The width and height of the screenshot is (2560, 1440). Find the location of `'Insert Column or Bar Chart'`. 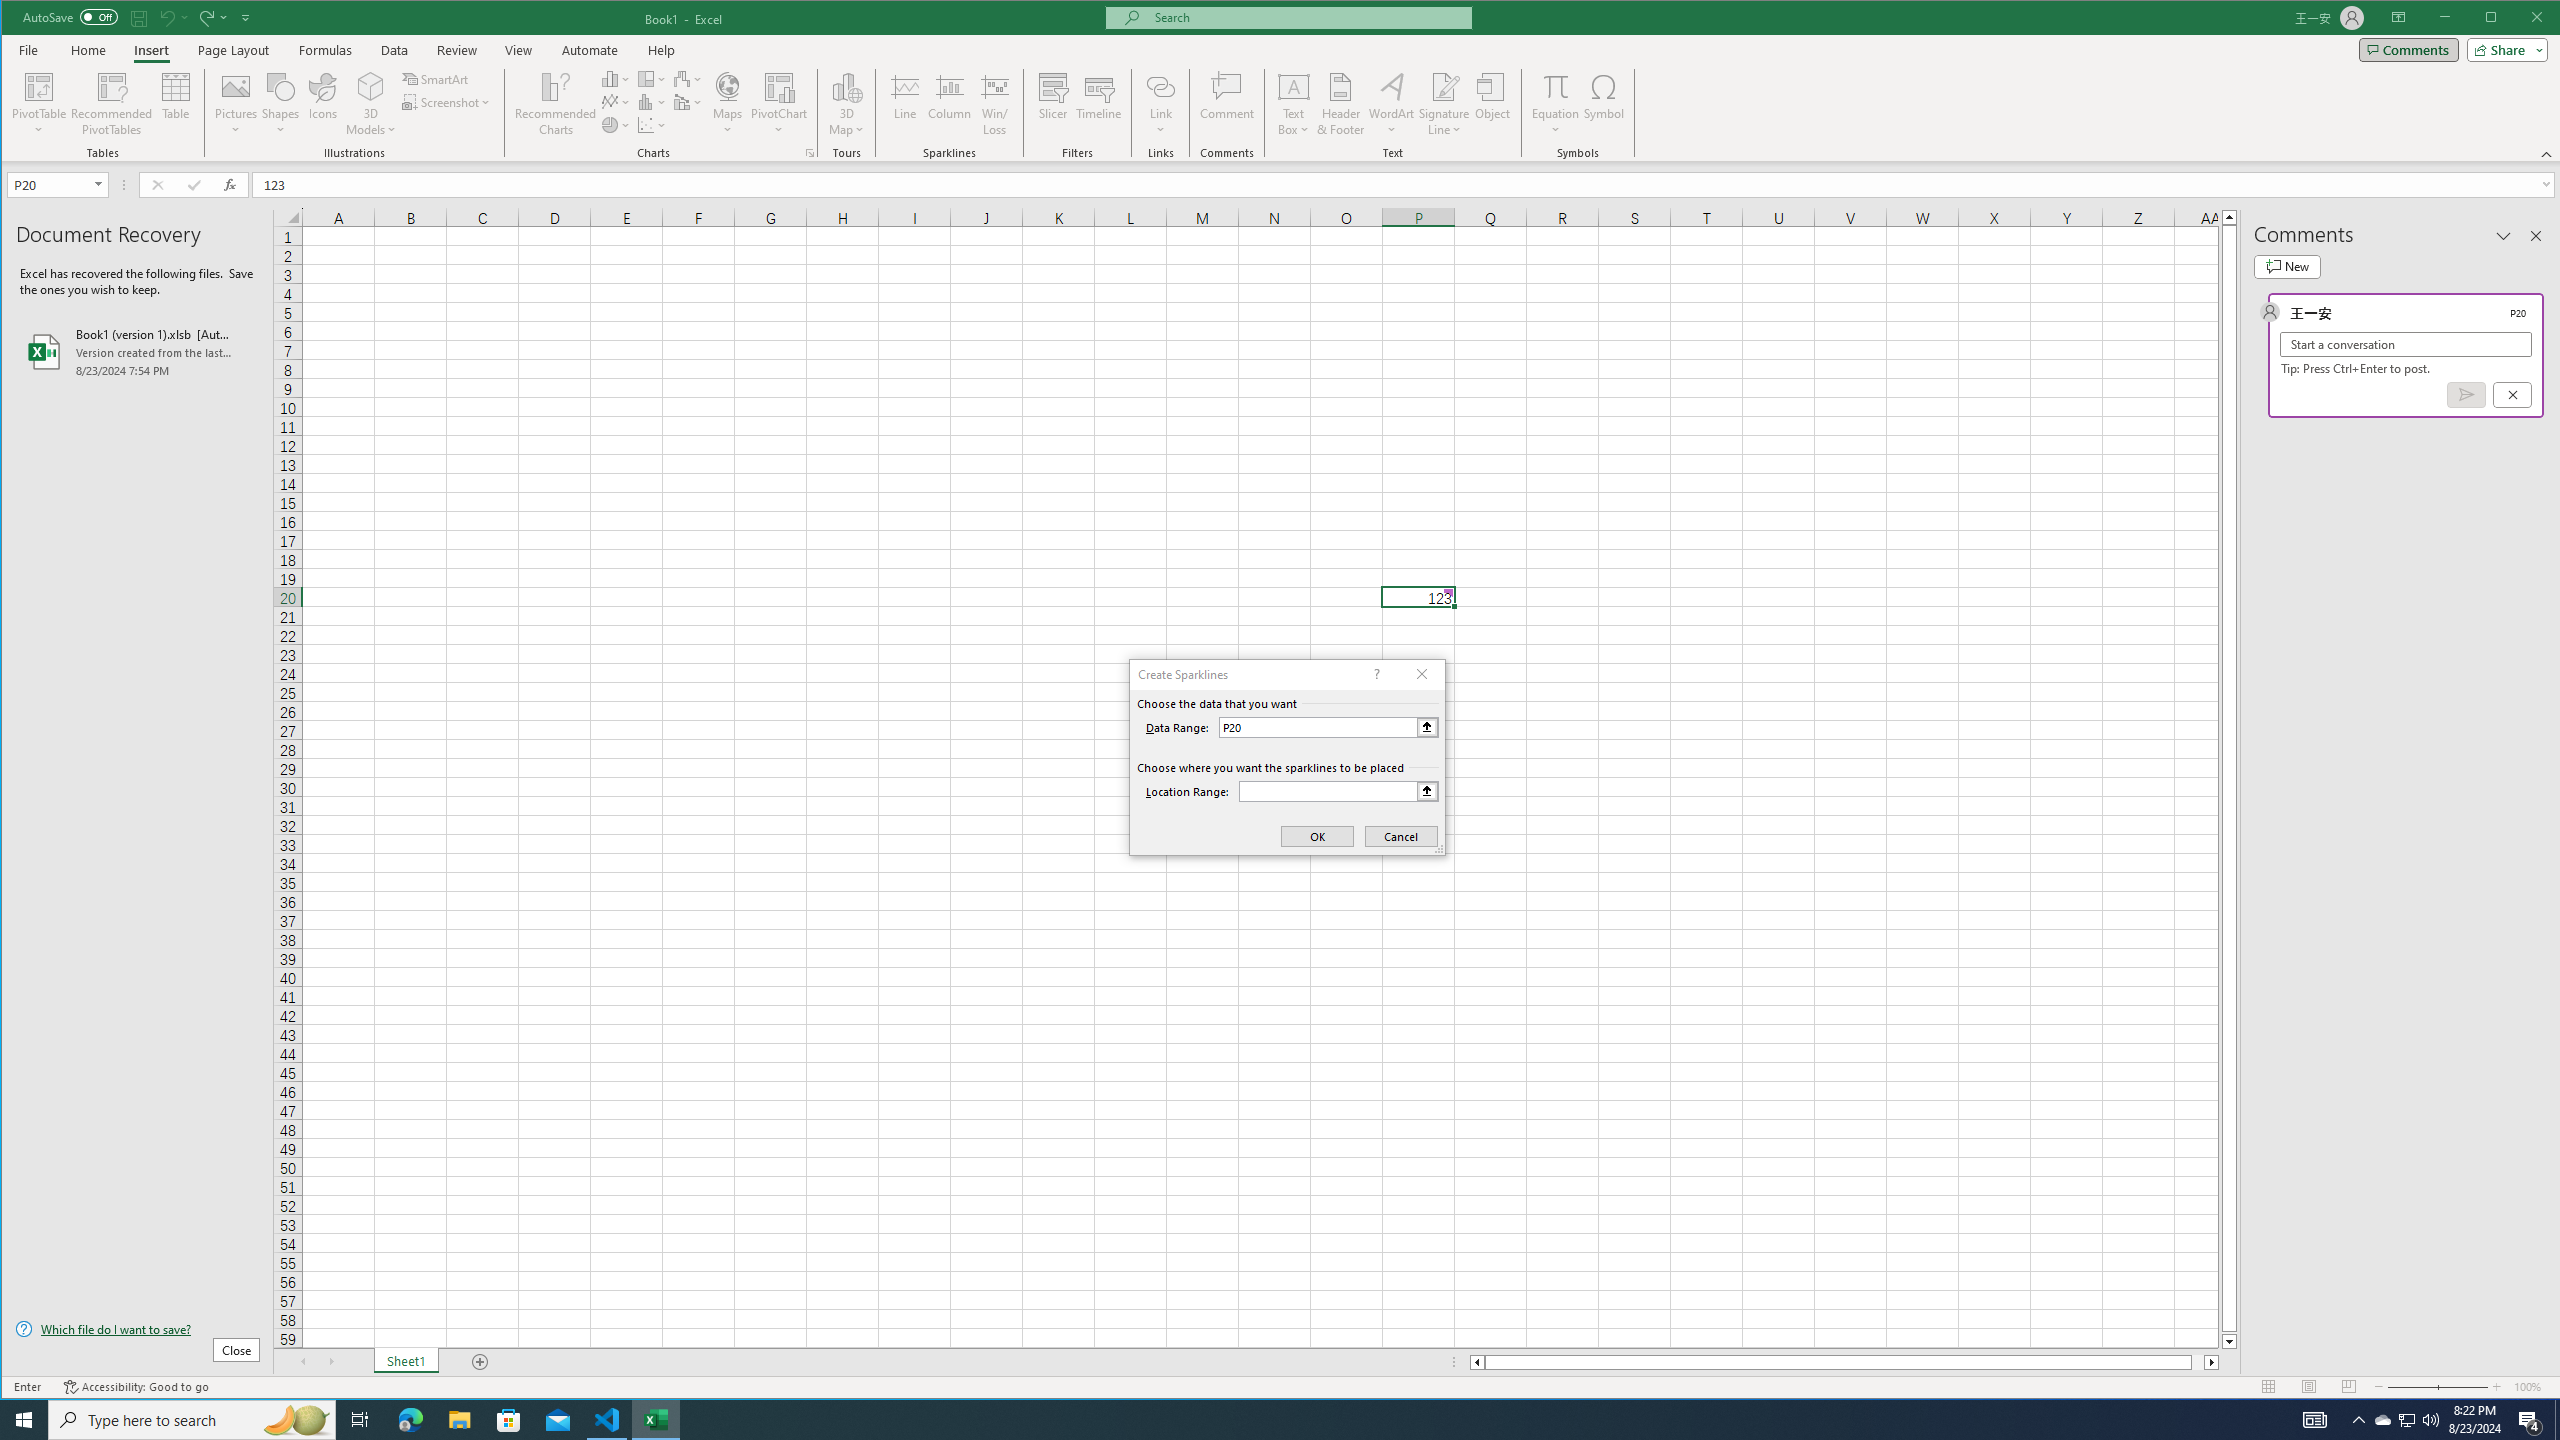

'Insert Column or Bar Chart' is located at coordinates (615, 78).